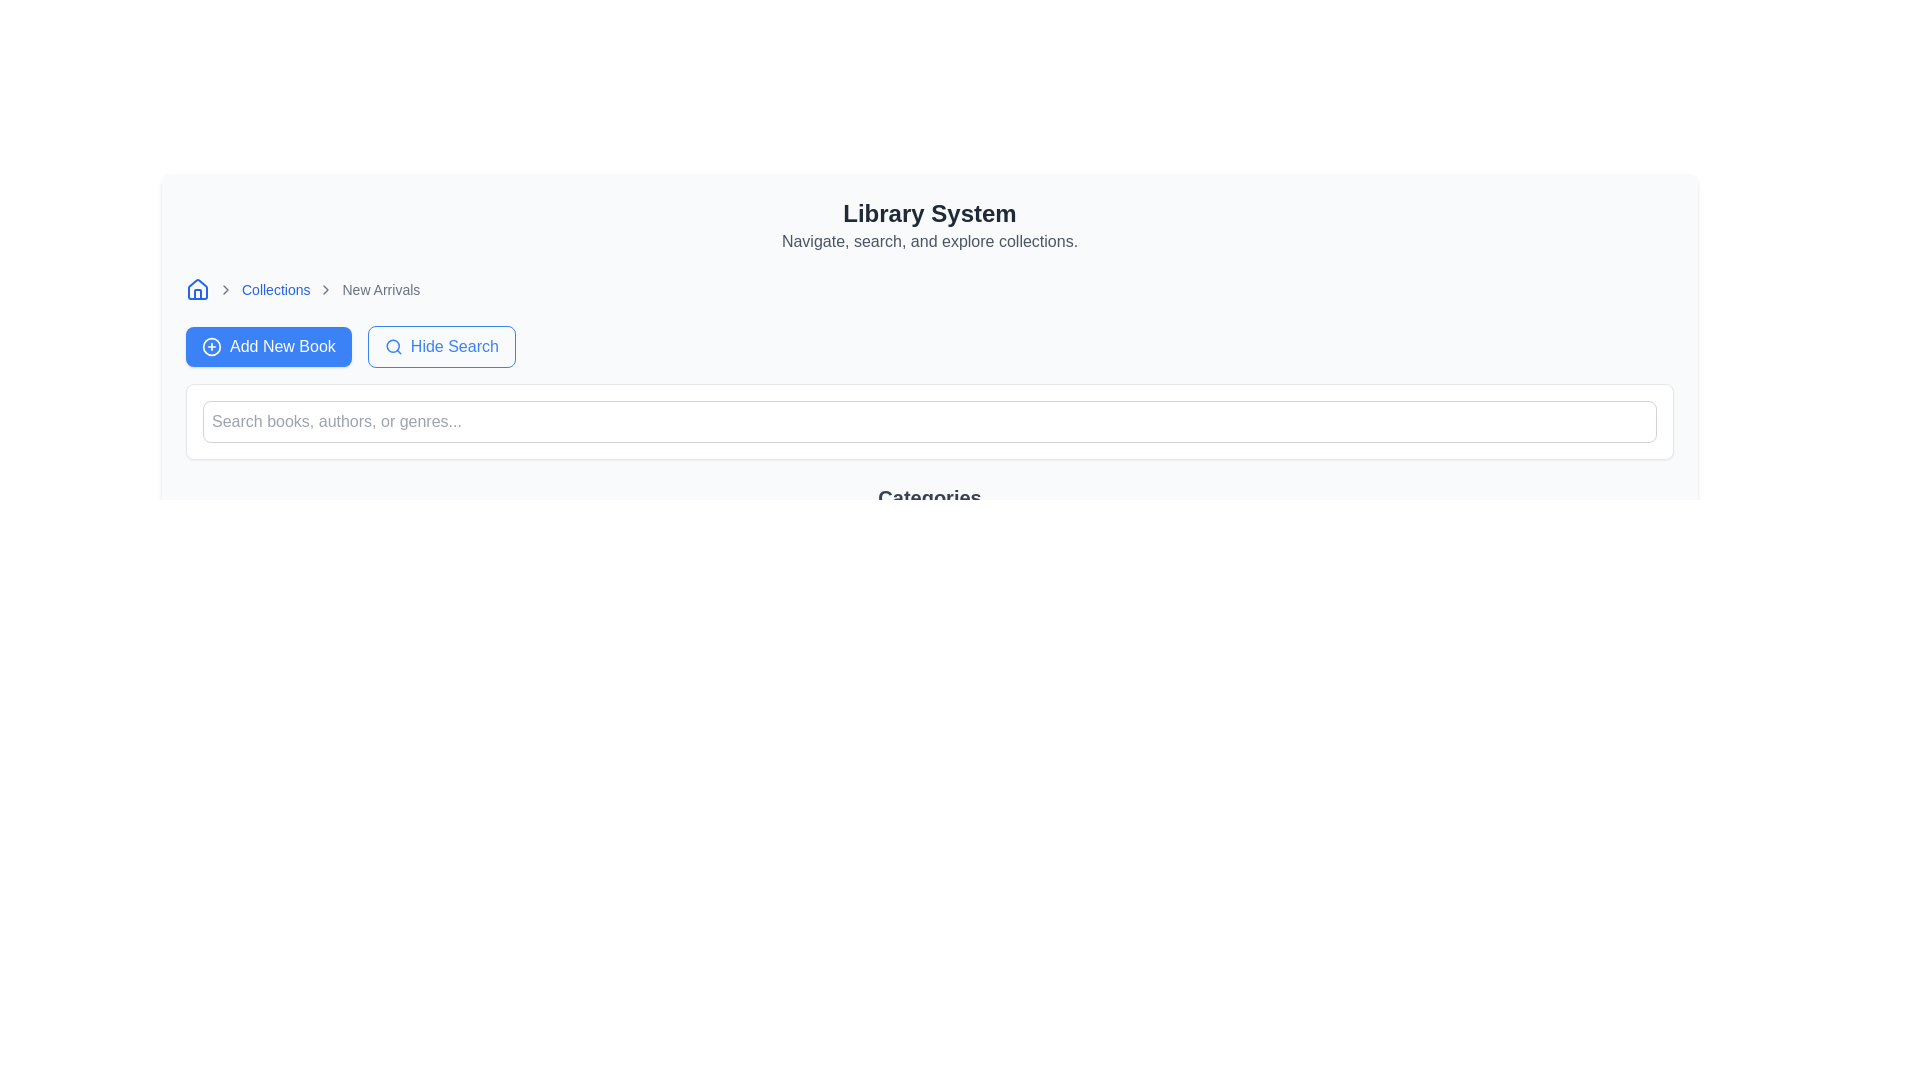  I want to click on the home icon located at the top-left corner of the breadcrumb navigation, preceding the text 'Collections', so click(197, 289).